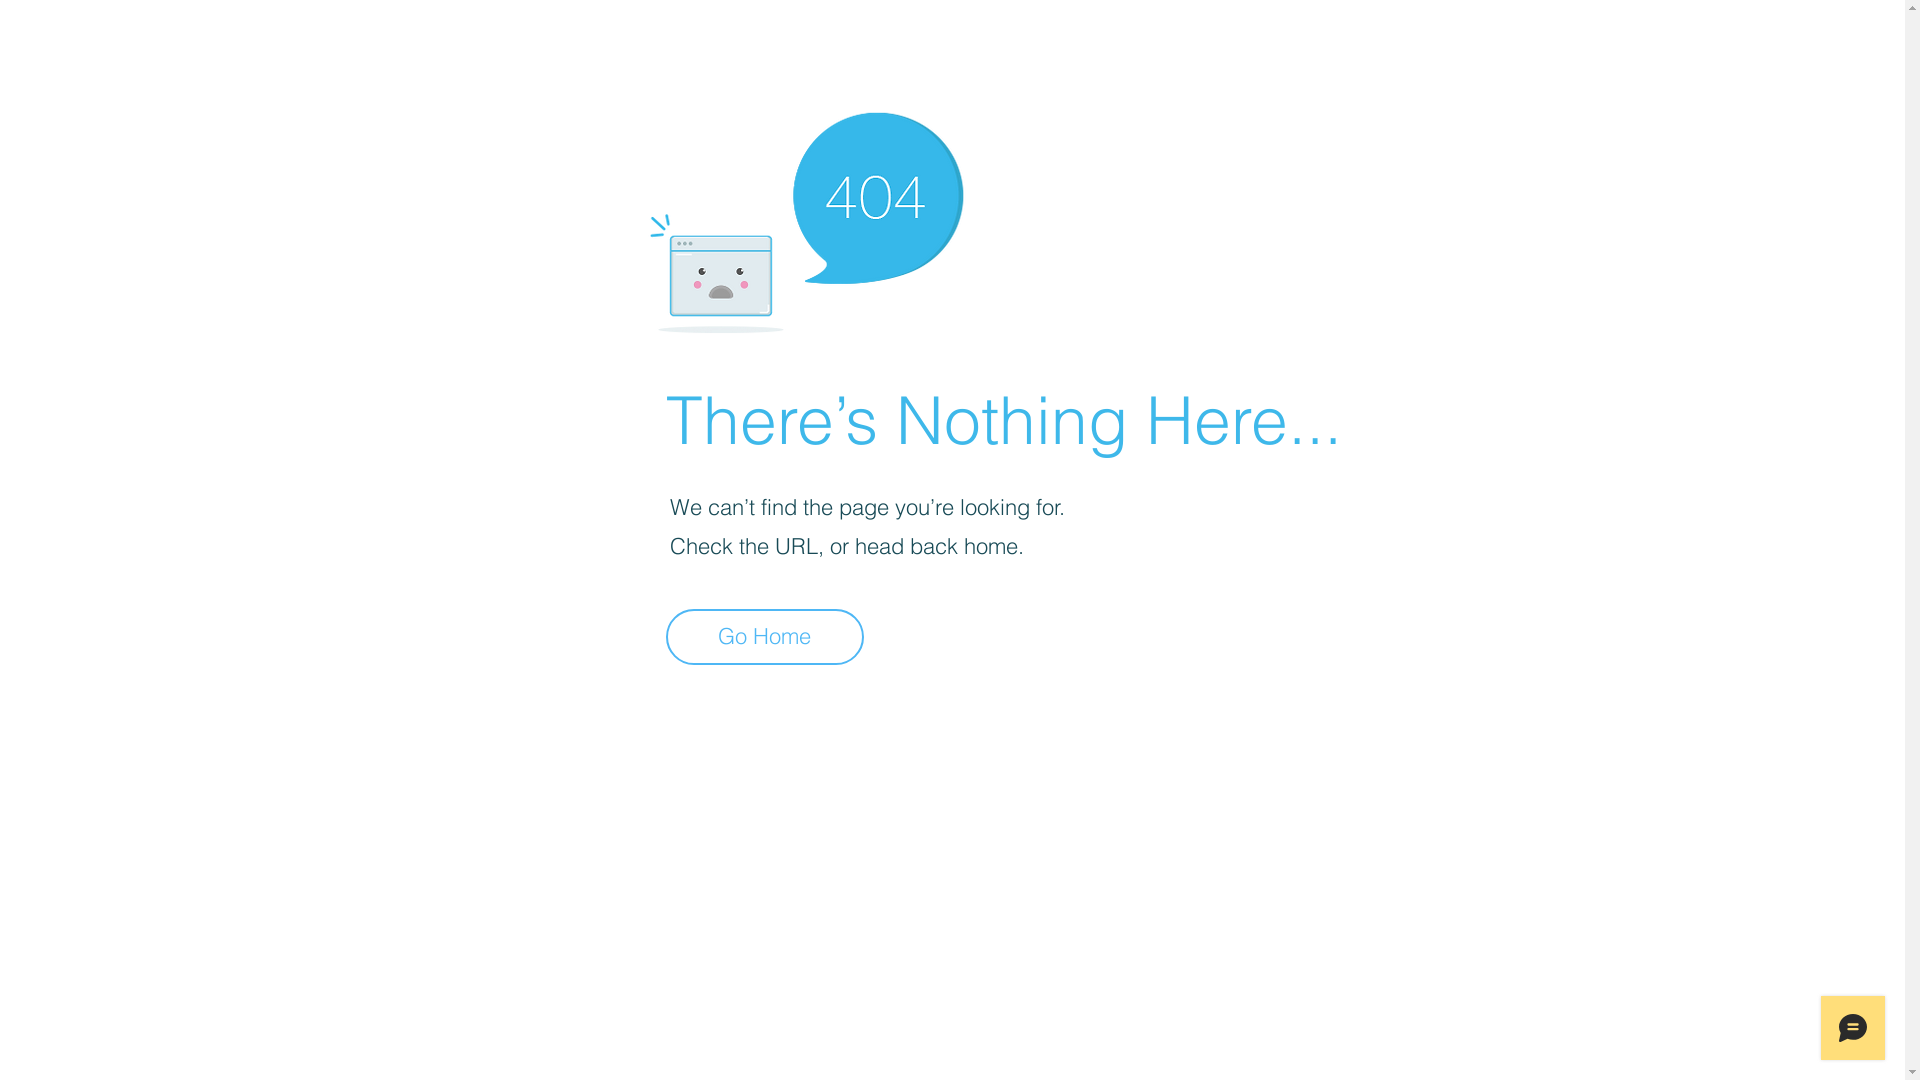 The image size is (1920, 1080). What do you see at coordinates (805, 217) in the screenshot?
I see `'404-icon_2.png'` at bounding box center [805, 217].